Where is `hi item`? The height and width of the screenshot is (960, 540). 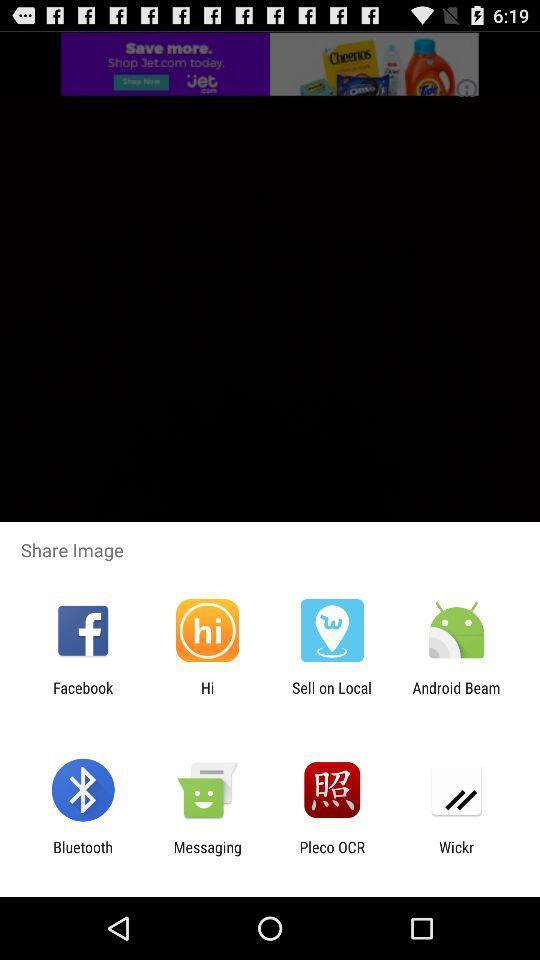 hi item is located at coordinates (206, 696).